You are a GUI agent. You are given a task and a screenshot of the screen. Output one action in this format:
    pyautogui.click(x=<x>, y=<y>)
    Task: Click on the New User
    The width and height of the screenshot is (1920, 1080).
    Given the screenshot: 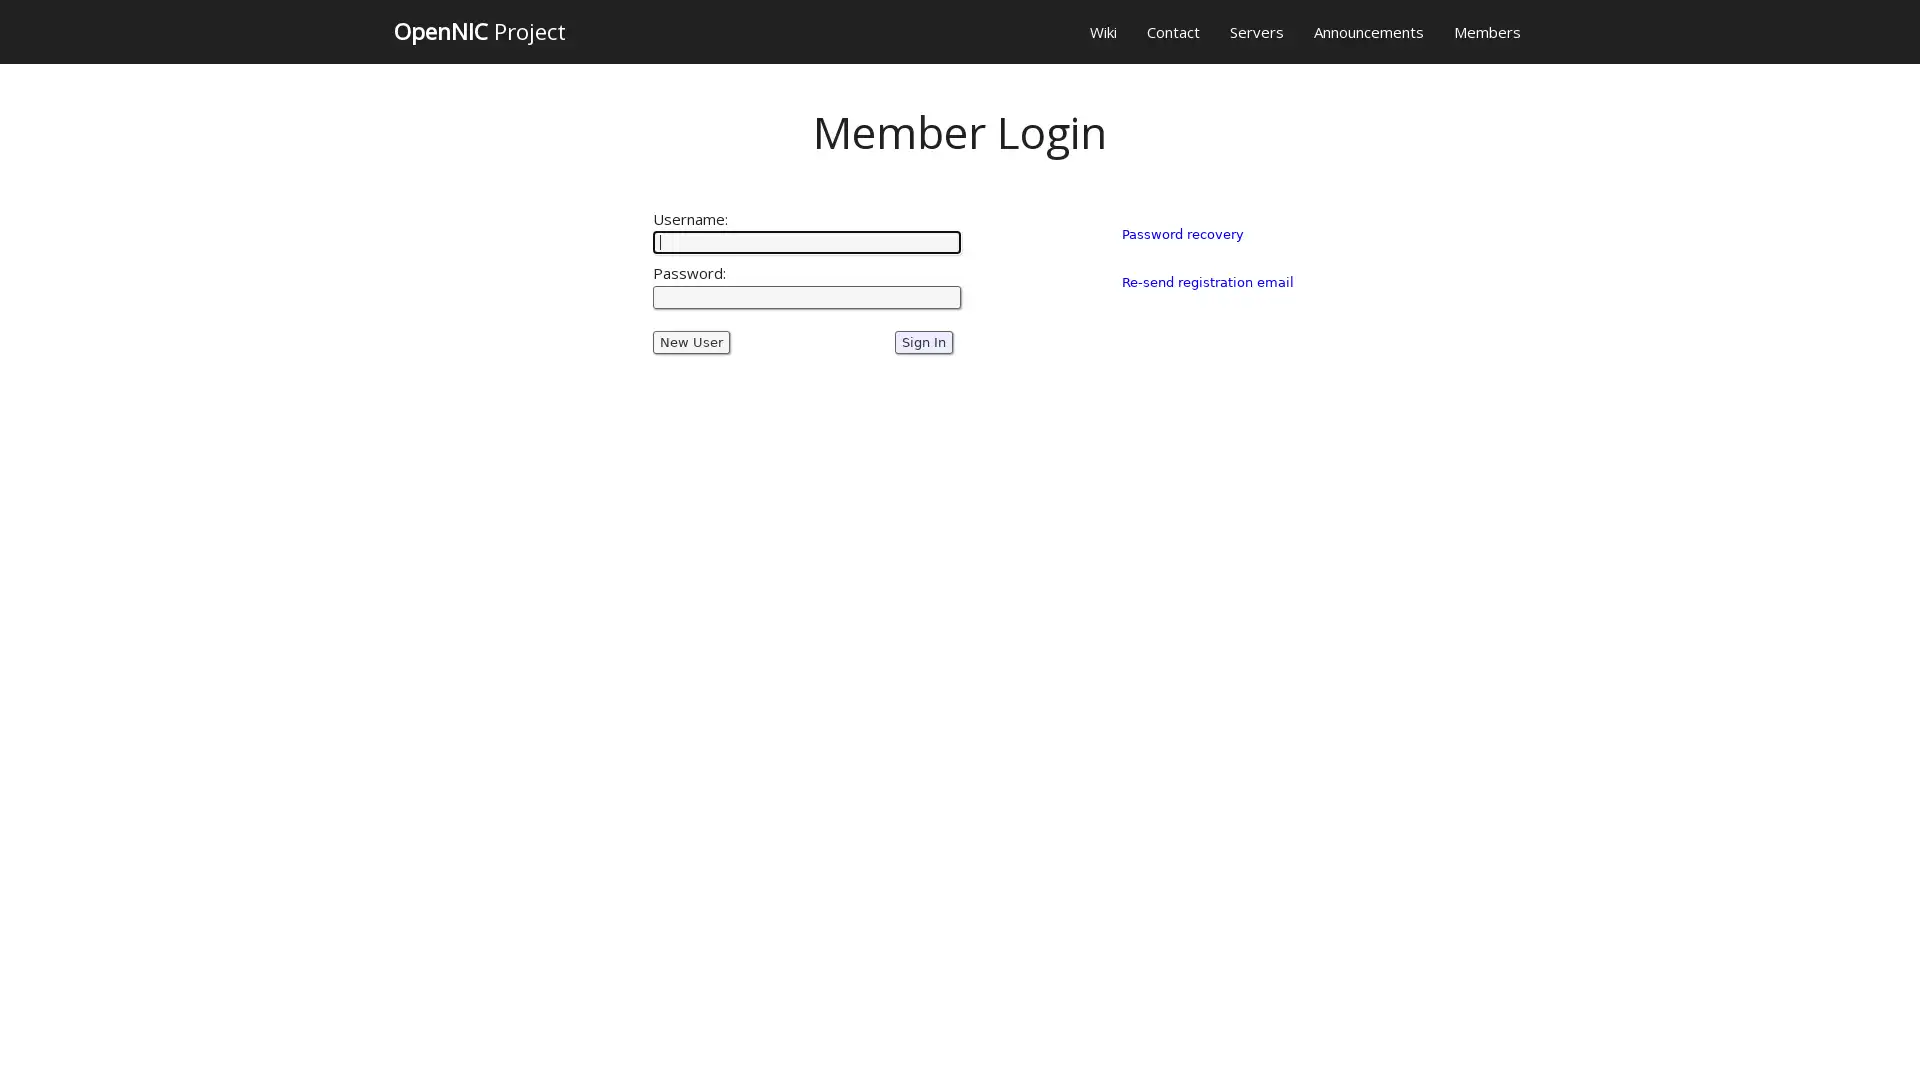 What is the action you would take?
    pyautogui.click(x=691, y=341)
    